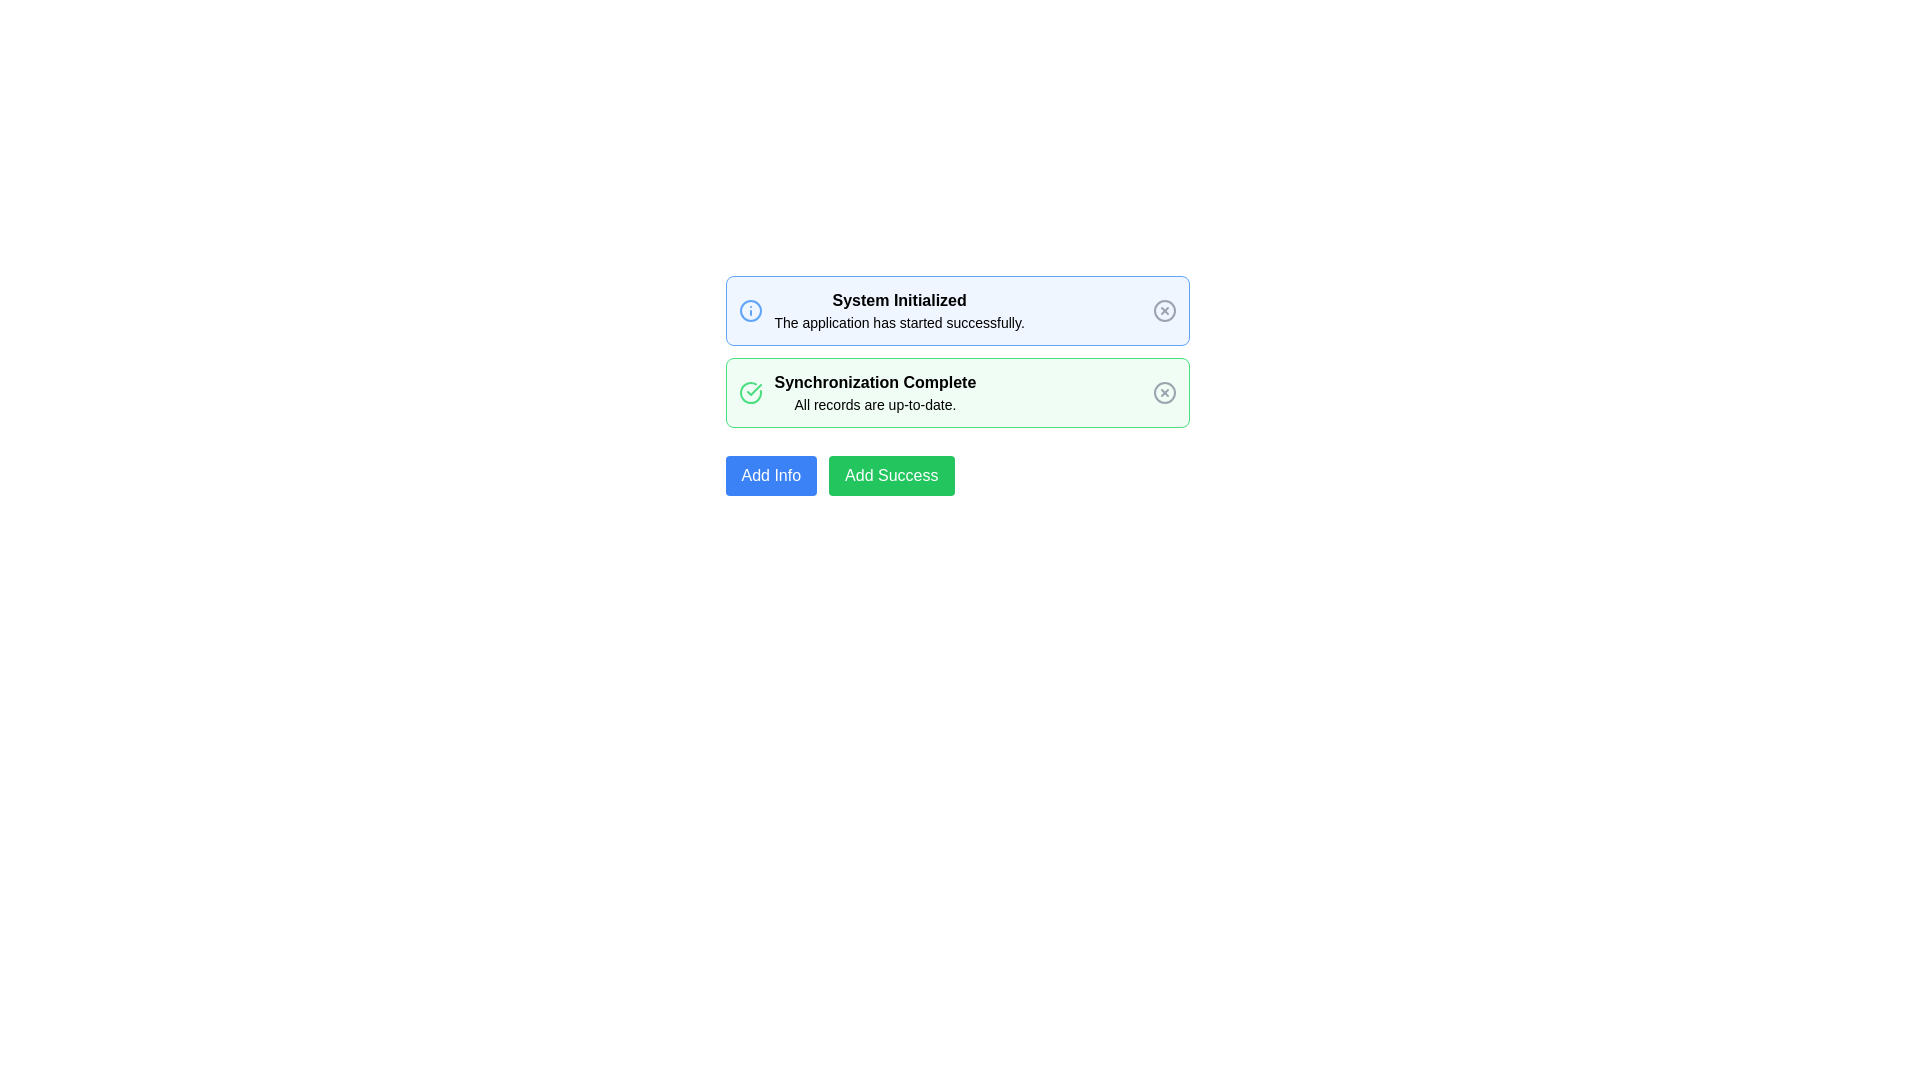 The height and width of the screenshot is (1080, 1920). I want to click on the bolded text label displaying 'Synchronization Complete', which is located at the top of a green-colored notification block, above the text 'All records are up-to-date.', so click(875, 382).